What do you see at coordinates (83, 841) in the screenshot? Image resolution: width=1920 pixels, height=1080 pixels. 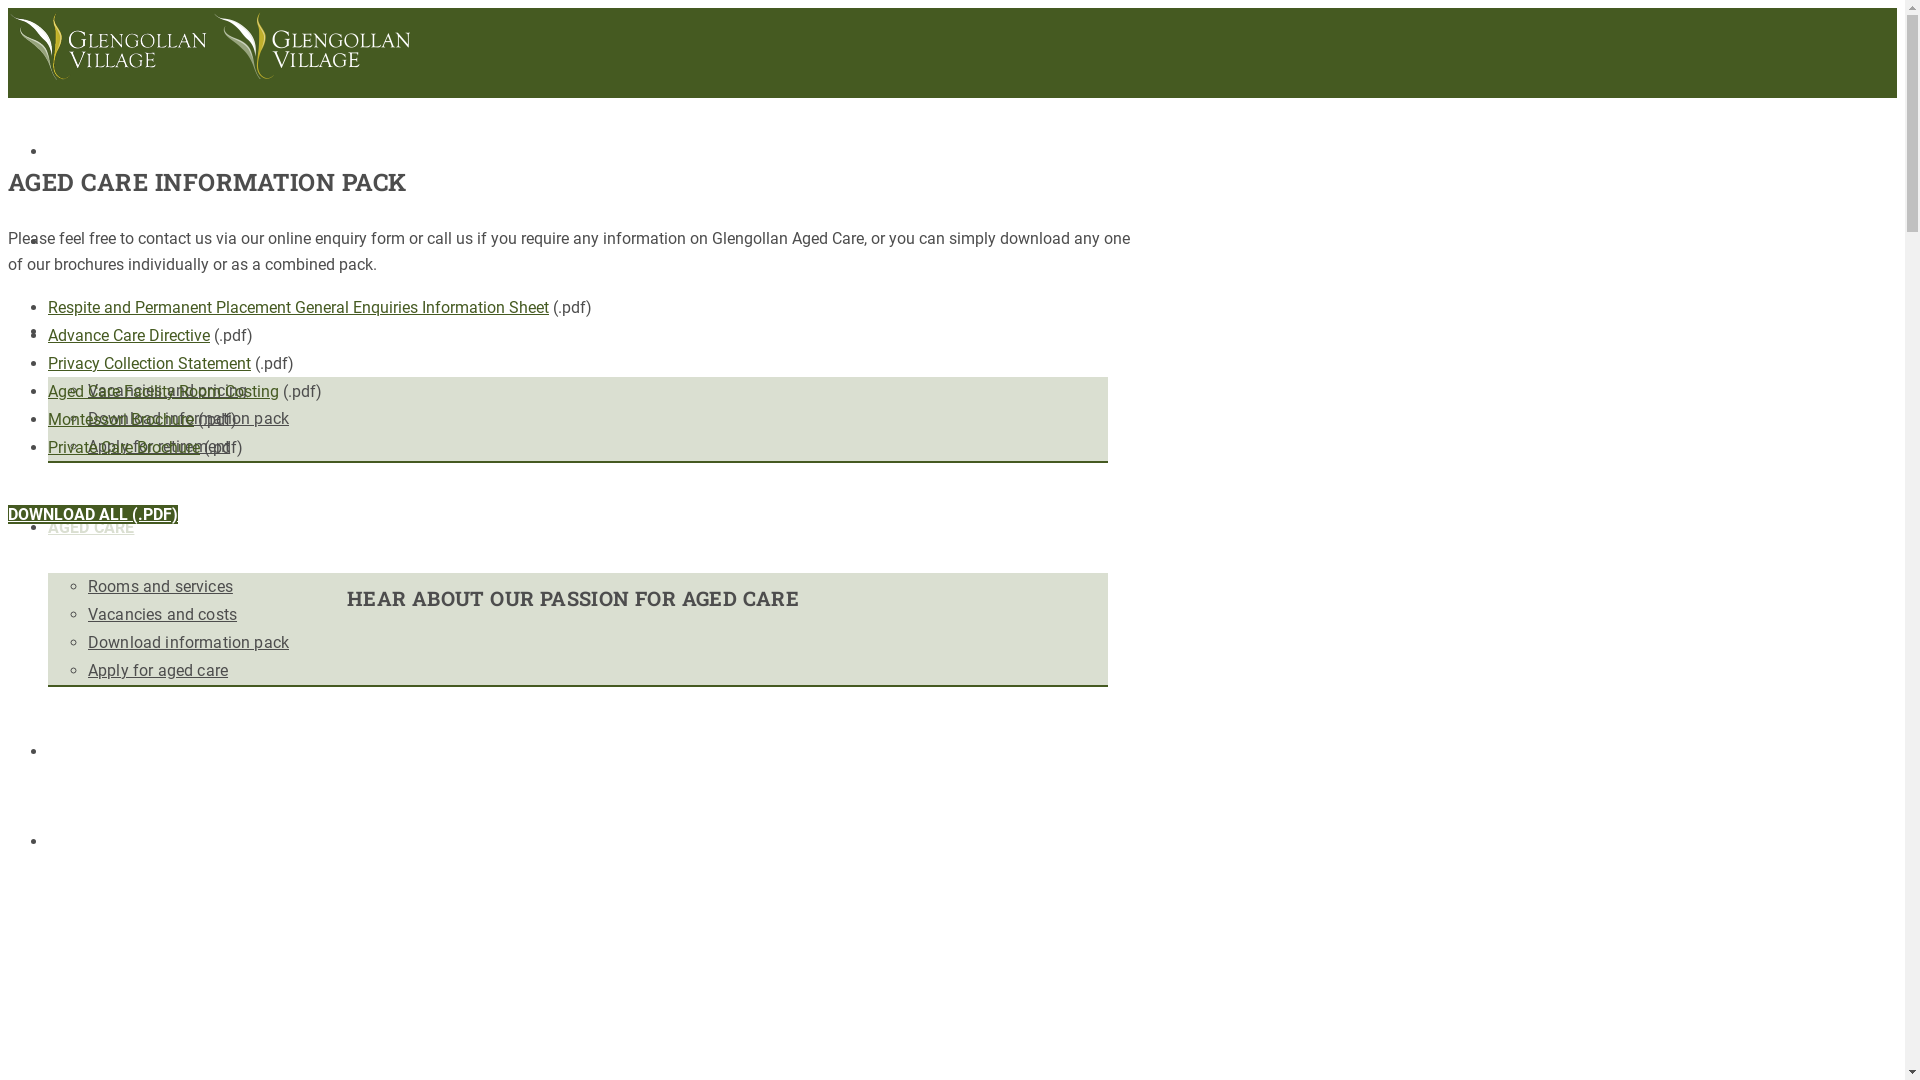 I see `'CONTACT'` at bounding box center [83, 841].